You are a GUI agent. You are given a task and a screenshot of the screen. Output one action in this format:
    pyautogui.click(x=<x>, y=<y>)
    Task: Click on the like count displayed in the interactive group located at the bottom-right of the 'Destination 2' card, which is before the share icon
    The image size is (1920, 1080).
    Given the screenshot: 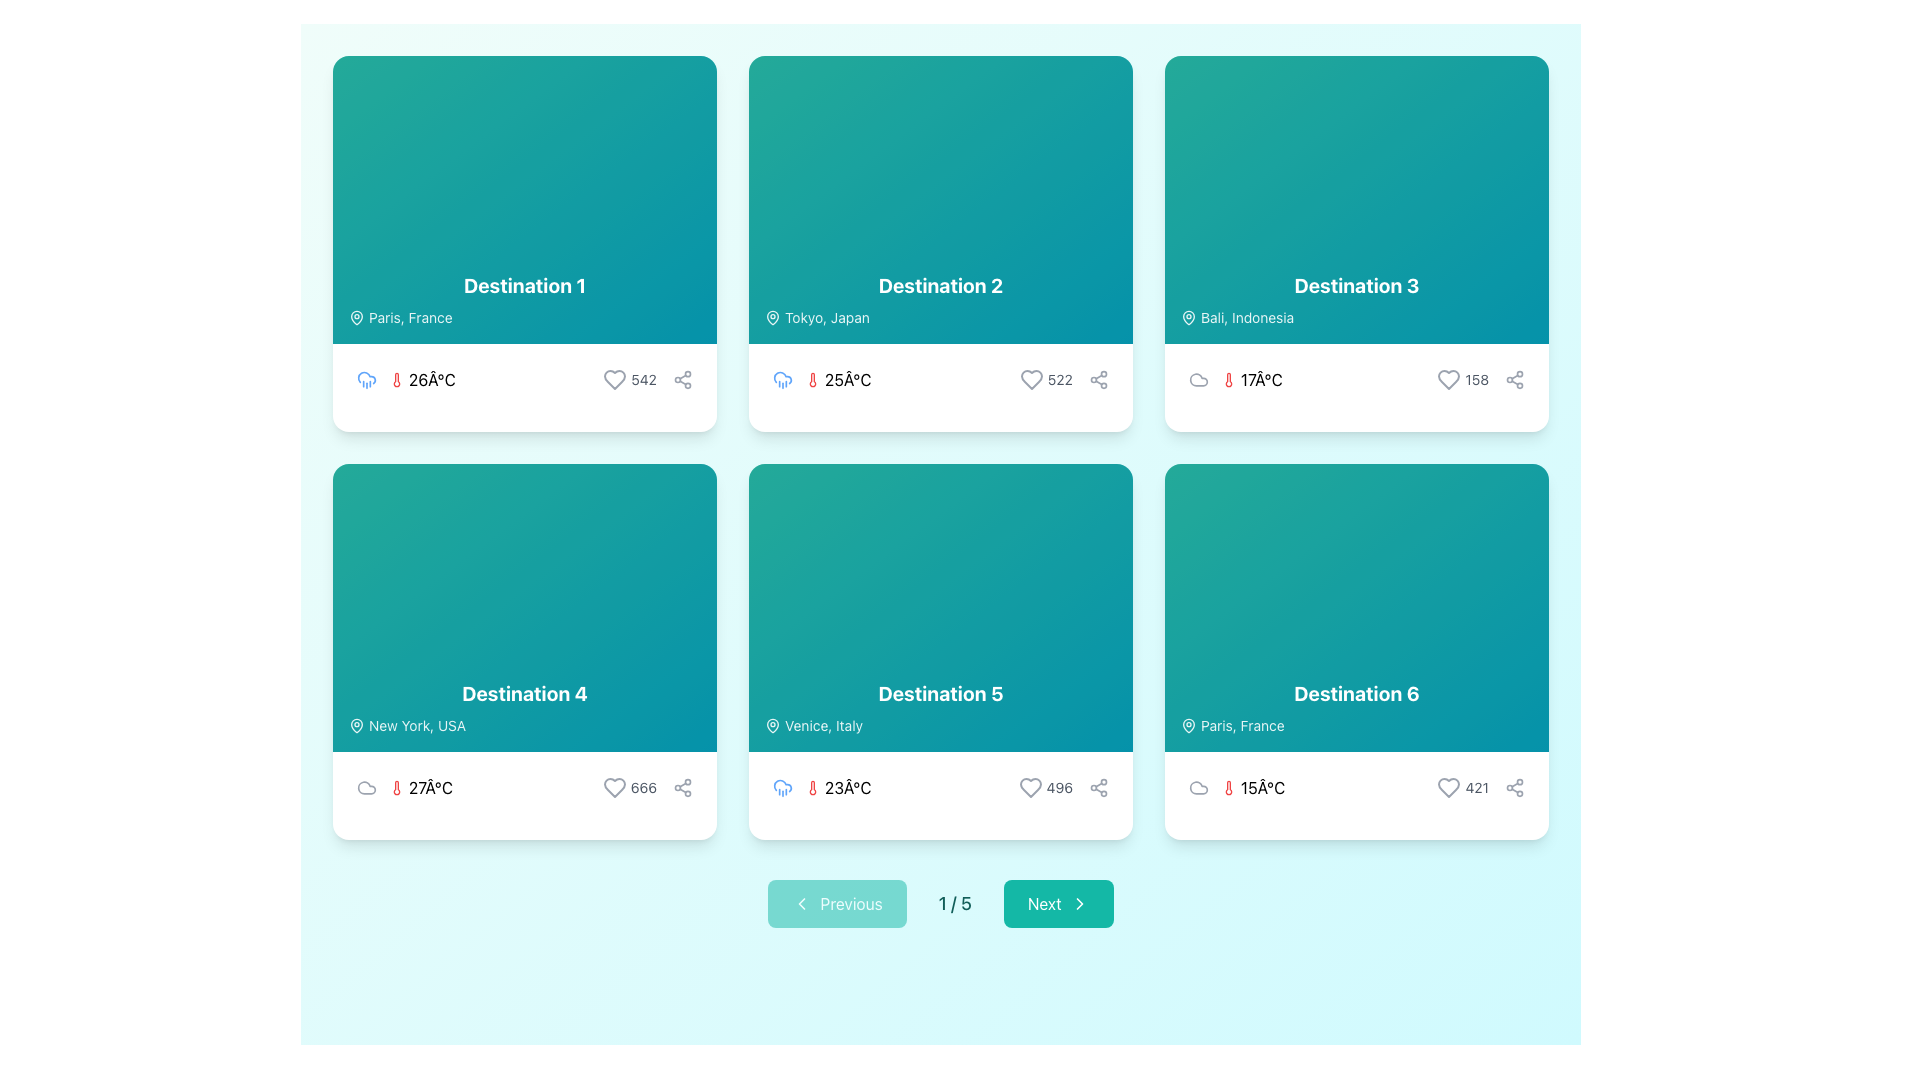 What is the action you would take?
    pyautogui.click(x=1045, y=380)
    